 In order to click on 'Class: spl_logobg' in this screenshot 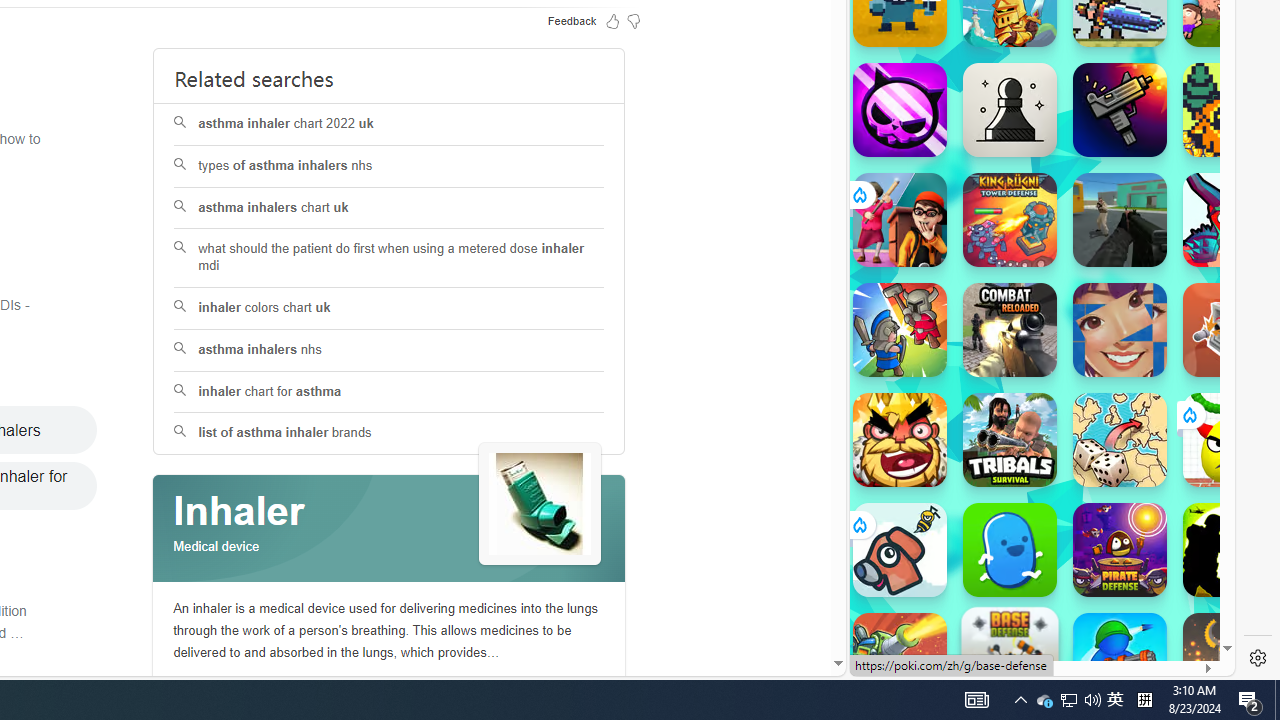, I will do `click(389, 528)`.